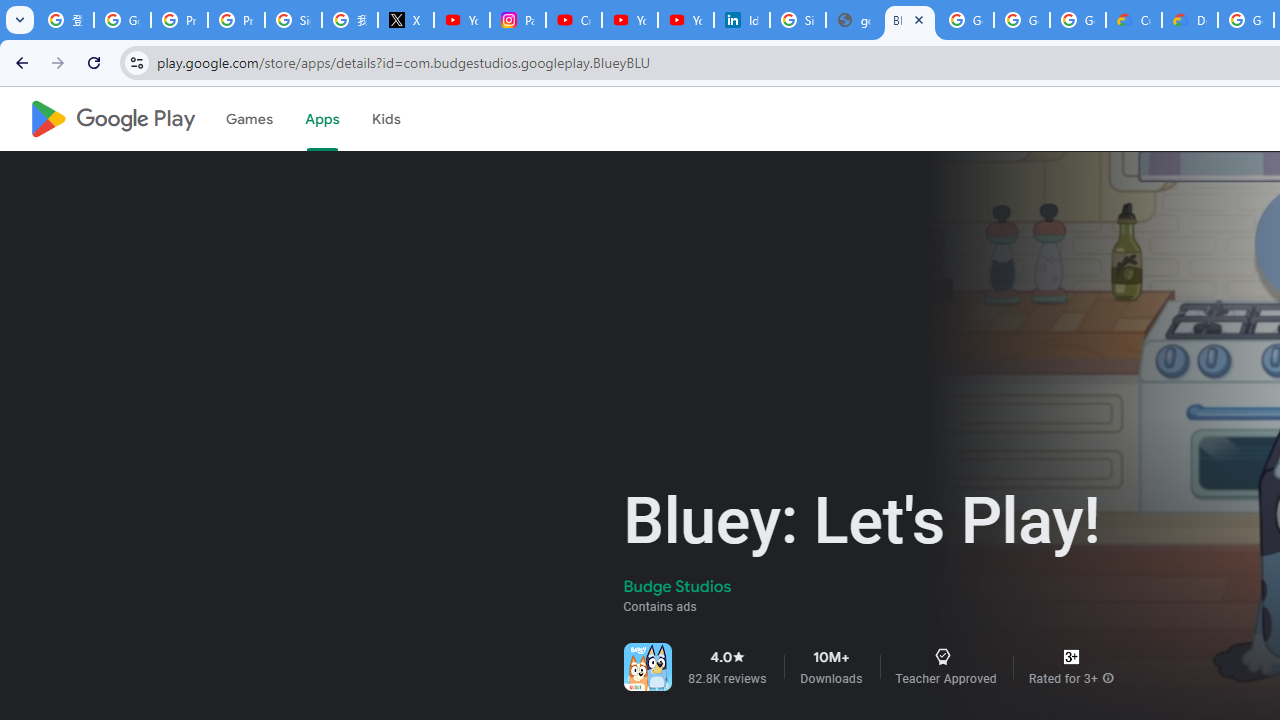  I want to click on 'More info about this content rating', so click(1107, 677).